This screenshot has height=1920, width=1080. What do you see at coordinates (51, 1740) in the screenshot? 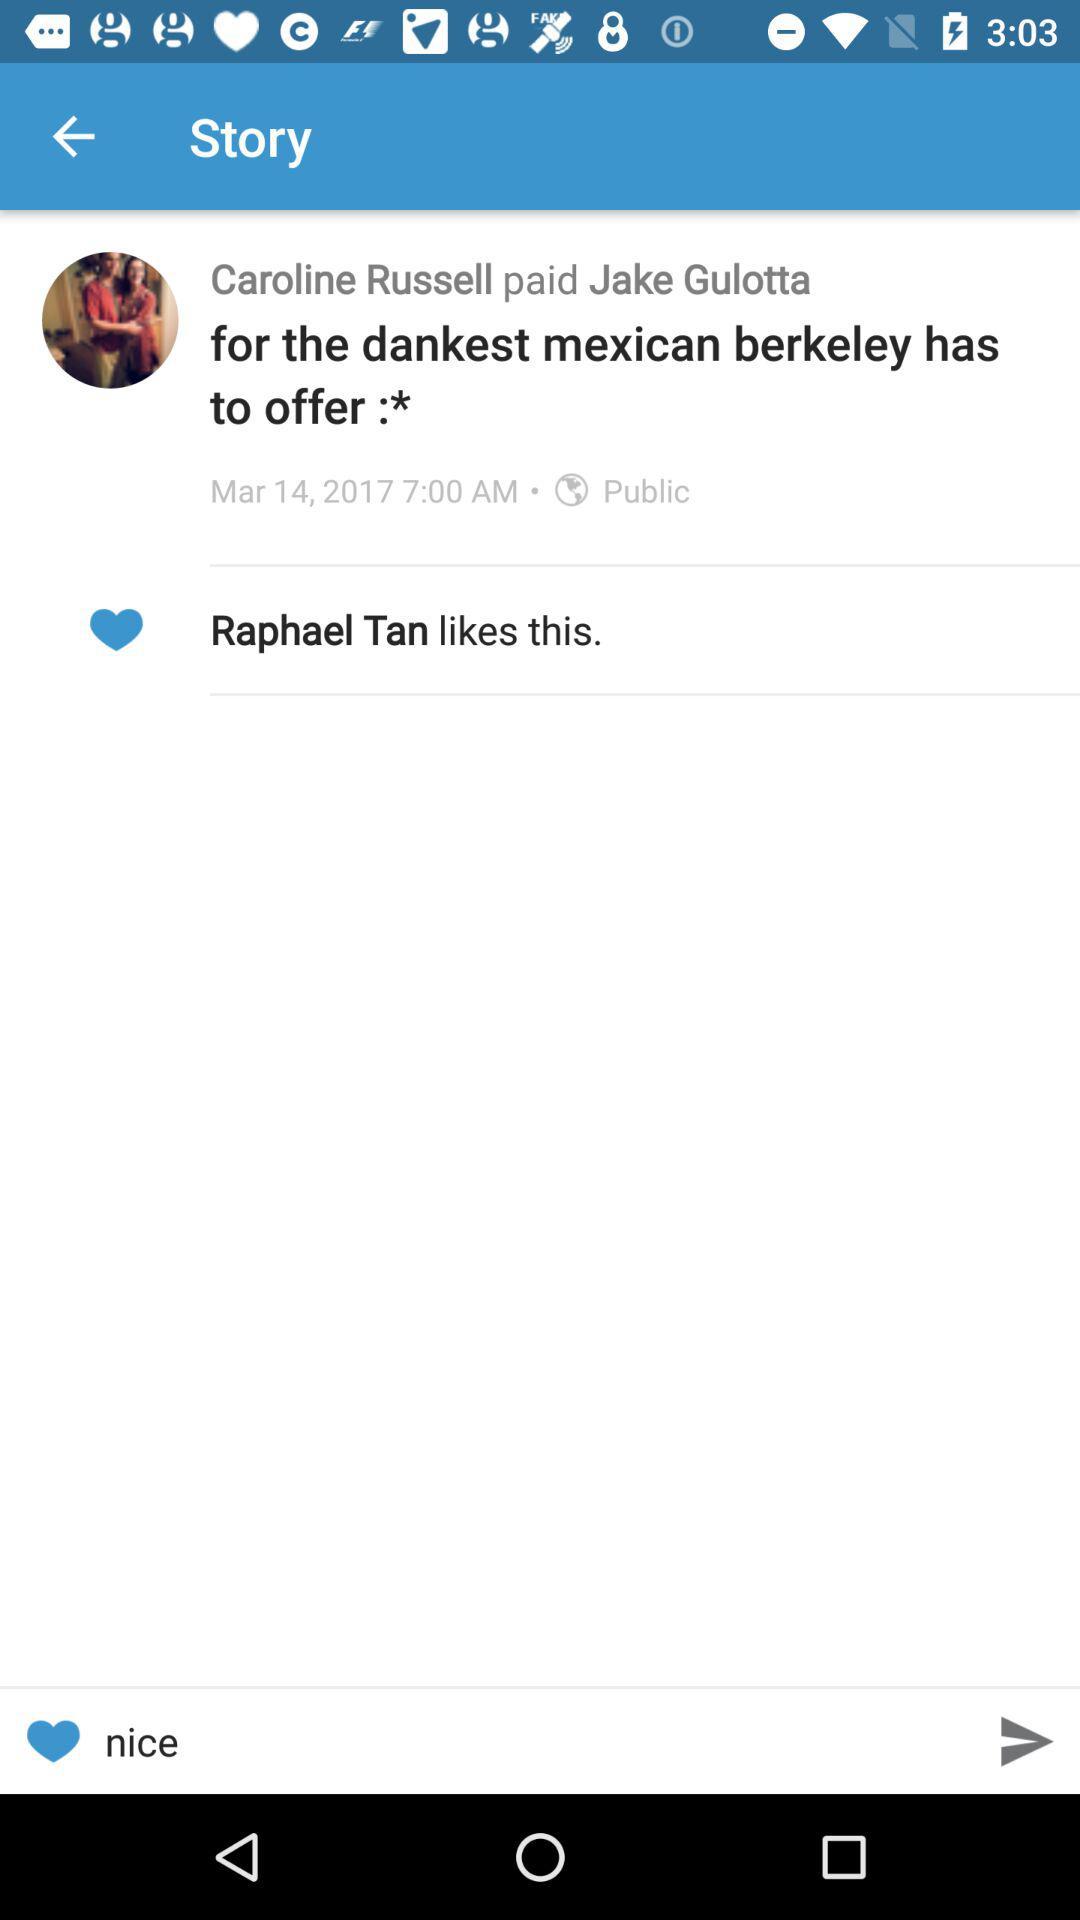
I see `like this post` at bounding box center [51, 1740].